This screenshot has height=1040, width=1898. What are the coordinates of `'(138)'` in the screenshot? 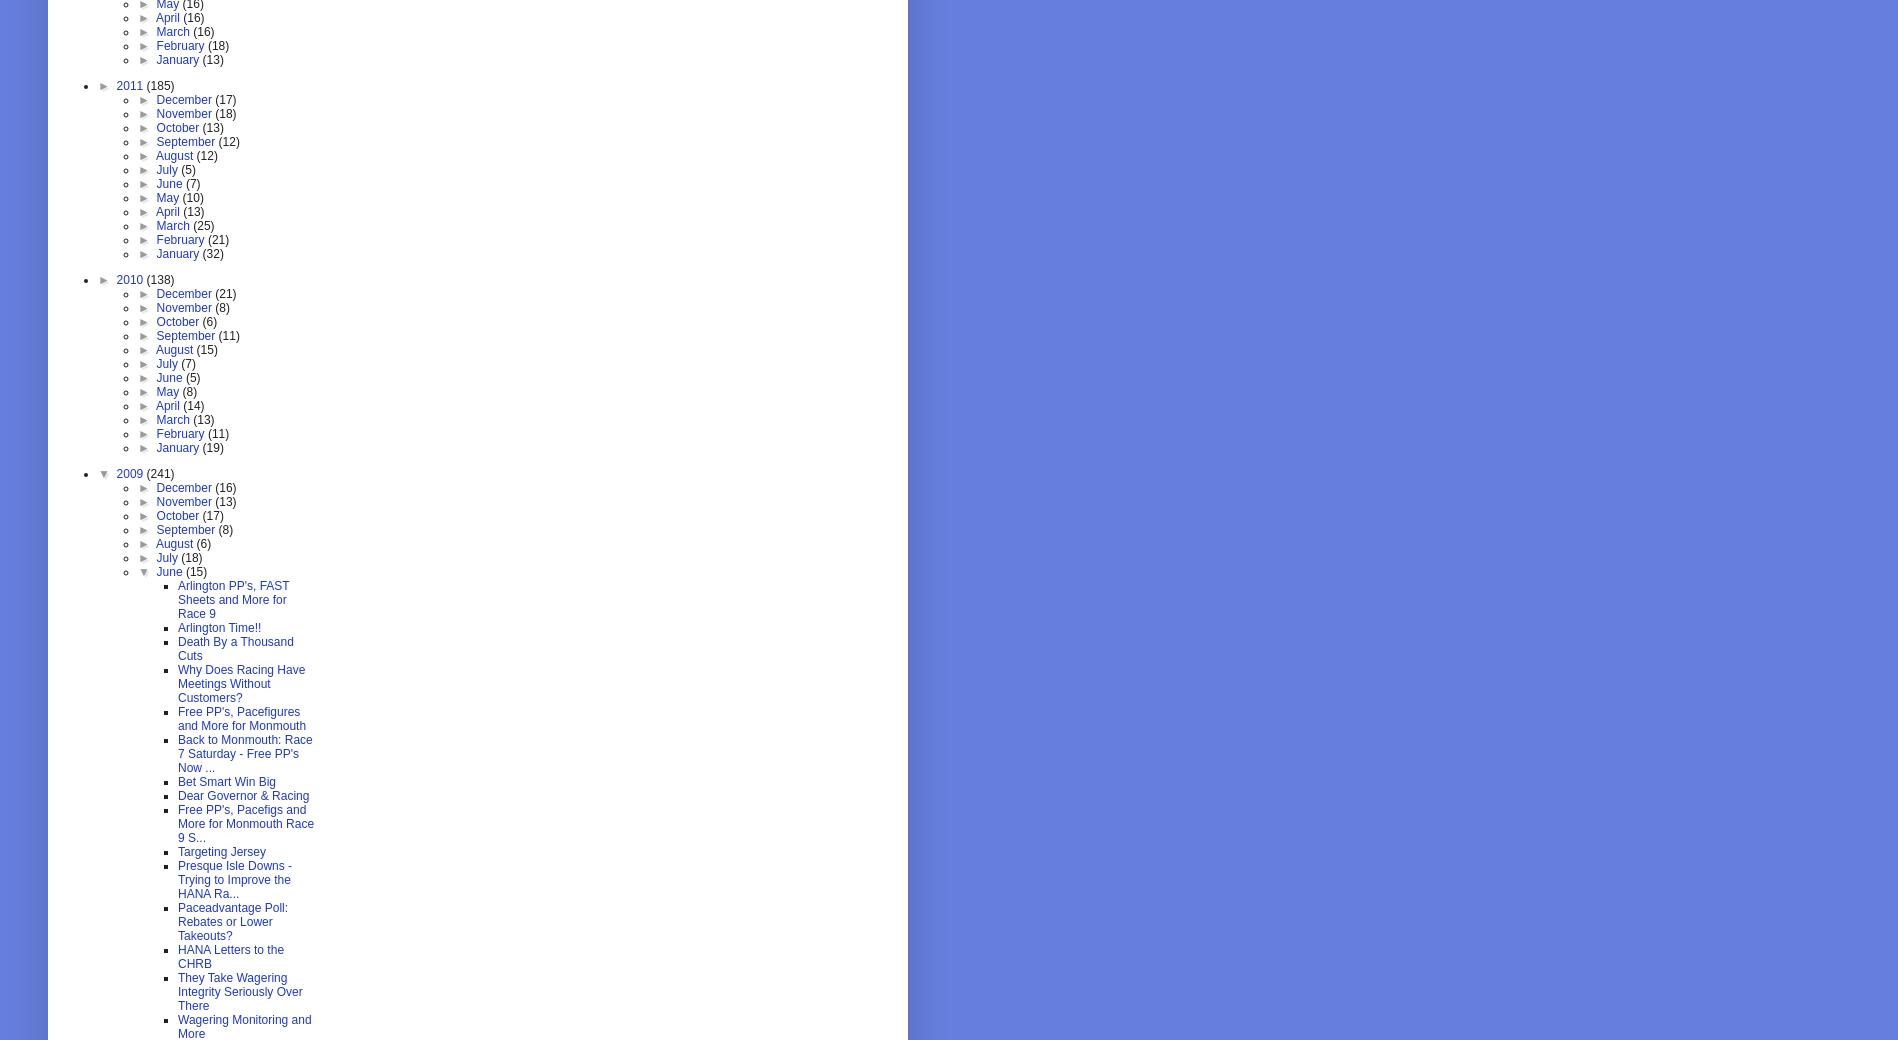 It's located at (159, 278).